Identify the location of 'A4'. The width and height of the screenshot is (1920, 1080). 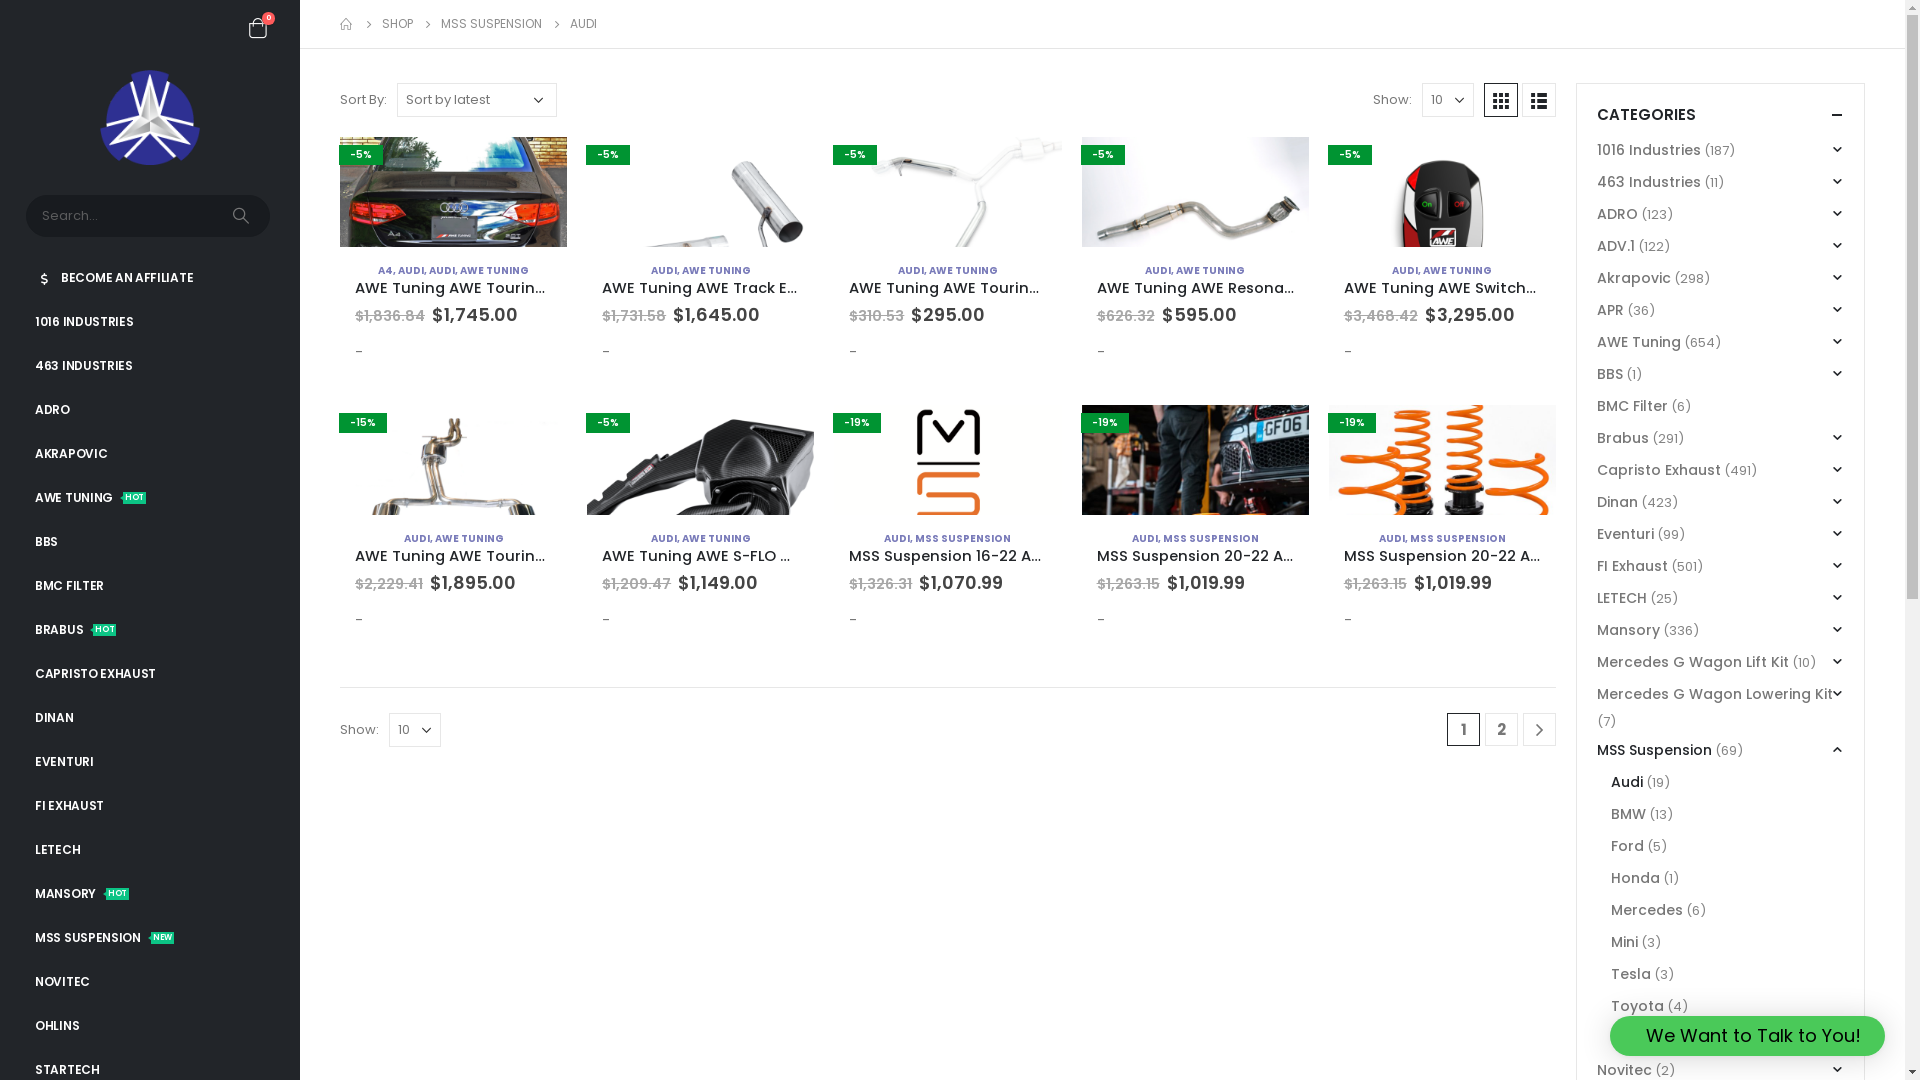
(385, 270).